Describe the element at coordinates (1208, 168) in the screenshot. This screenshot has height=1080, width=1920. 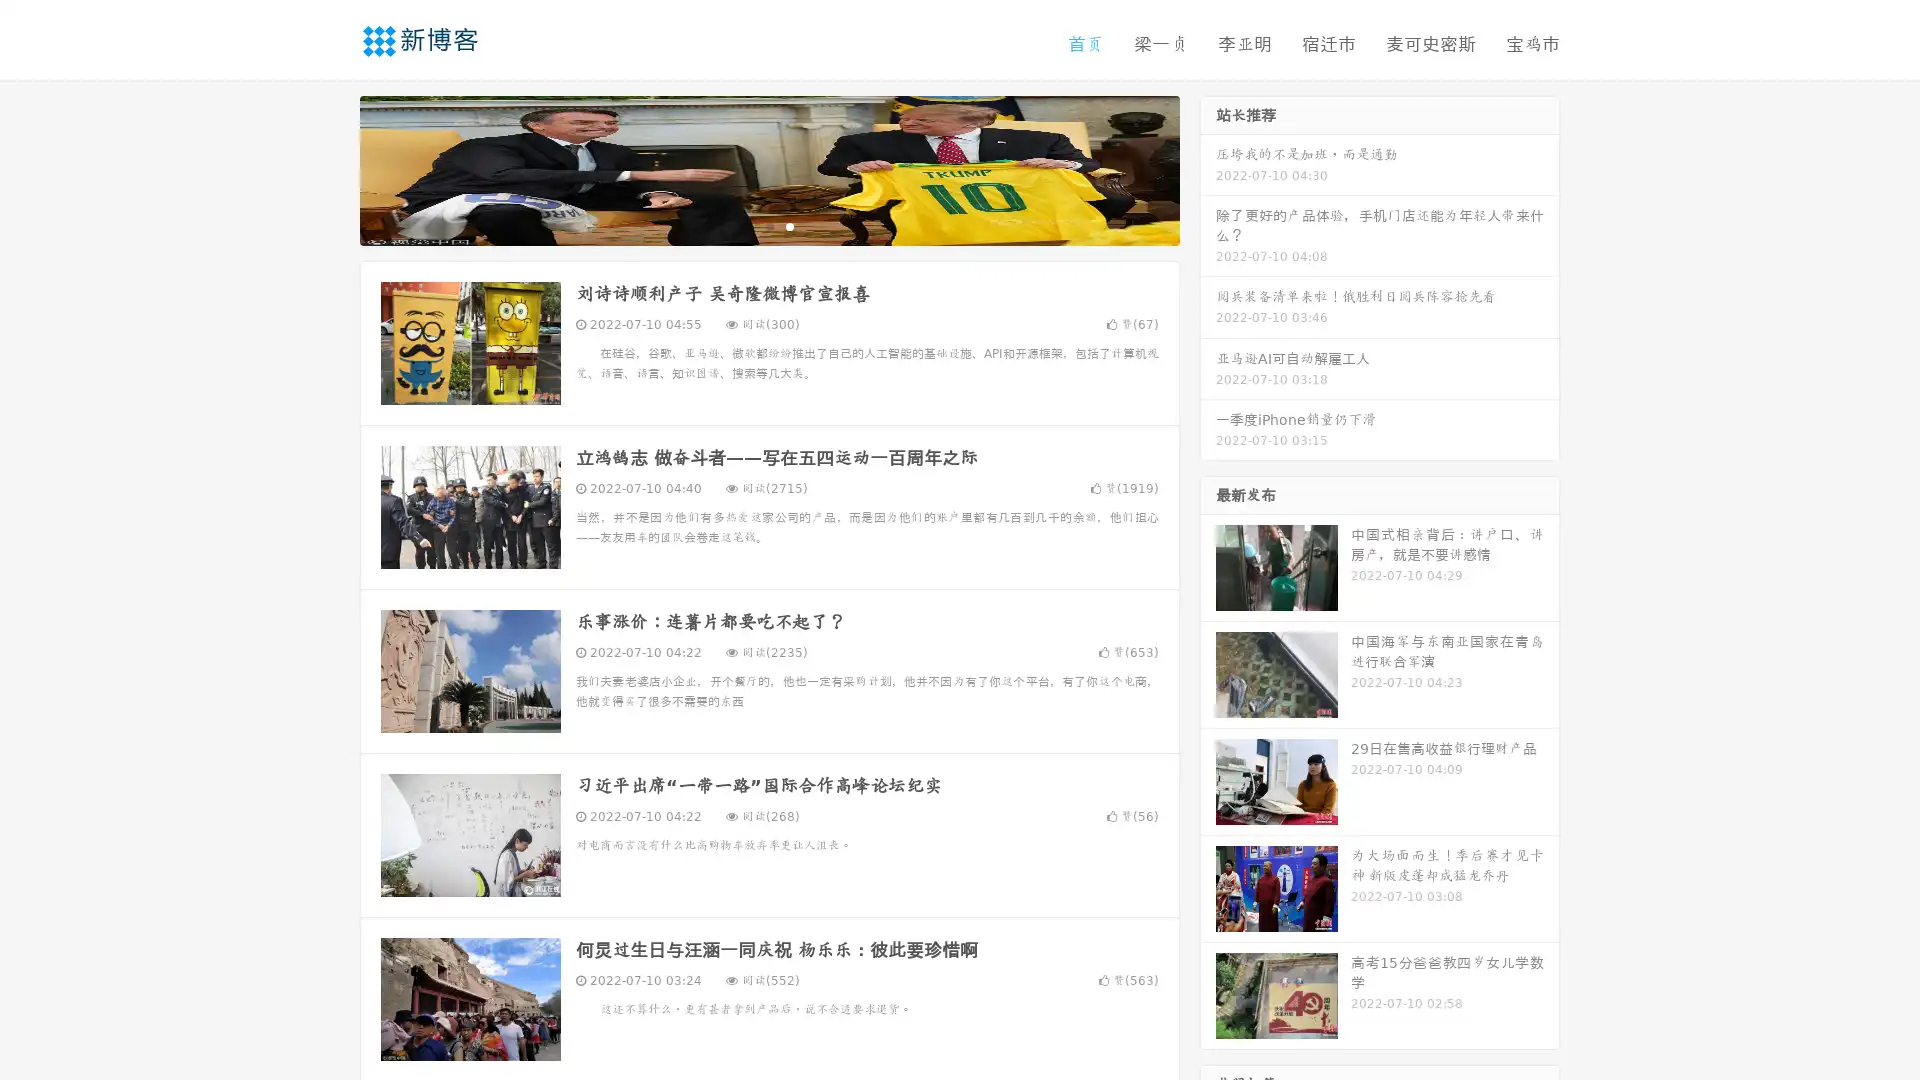
I see `Next slide` at that location.